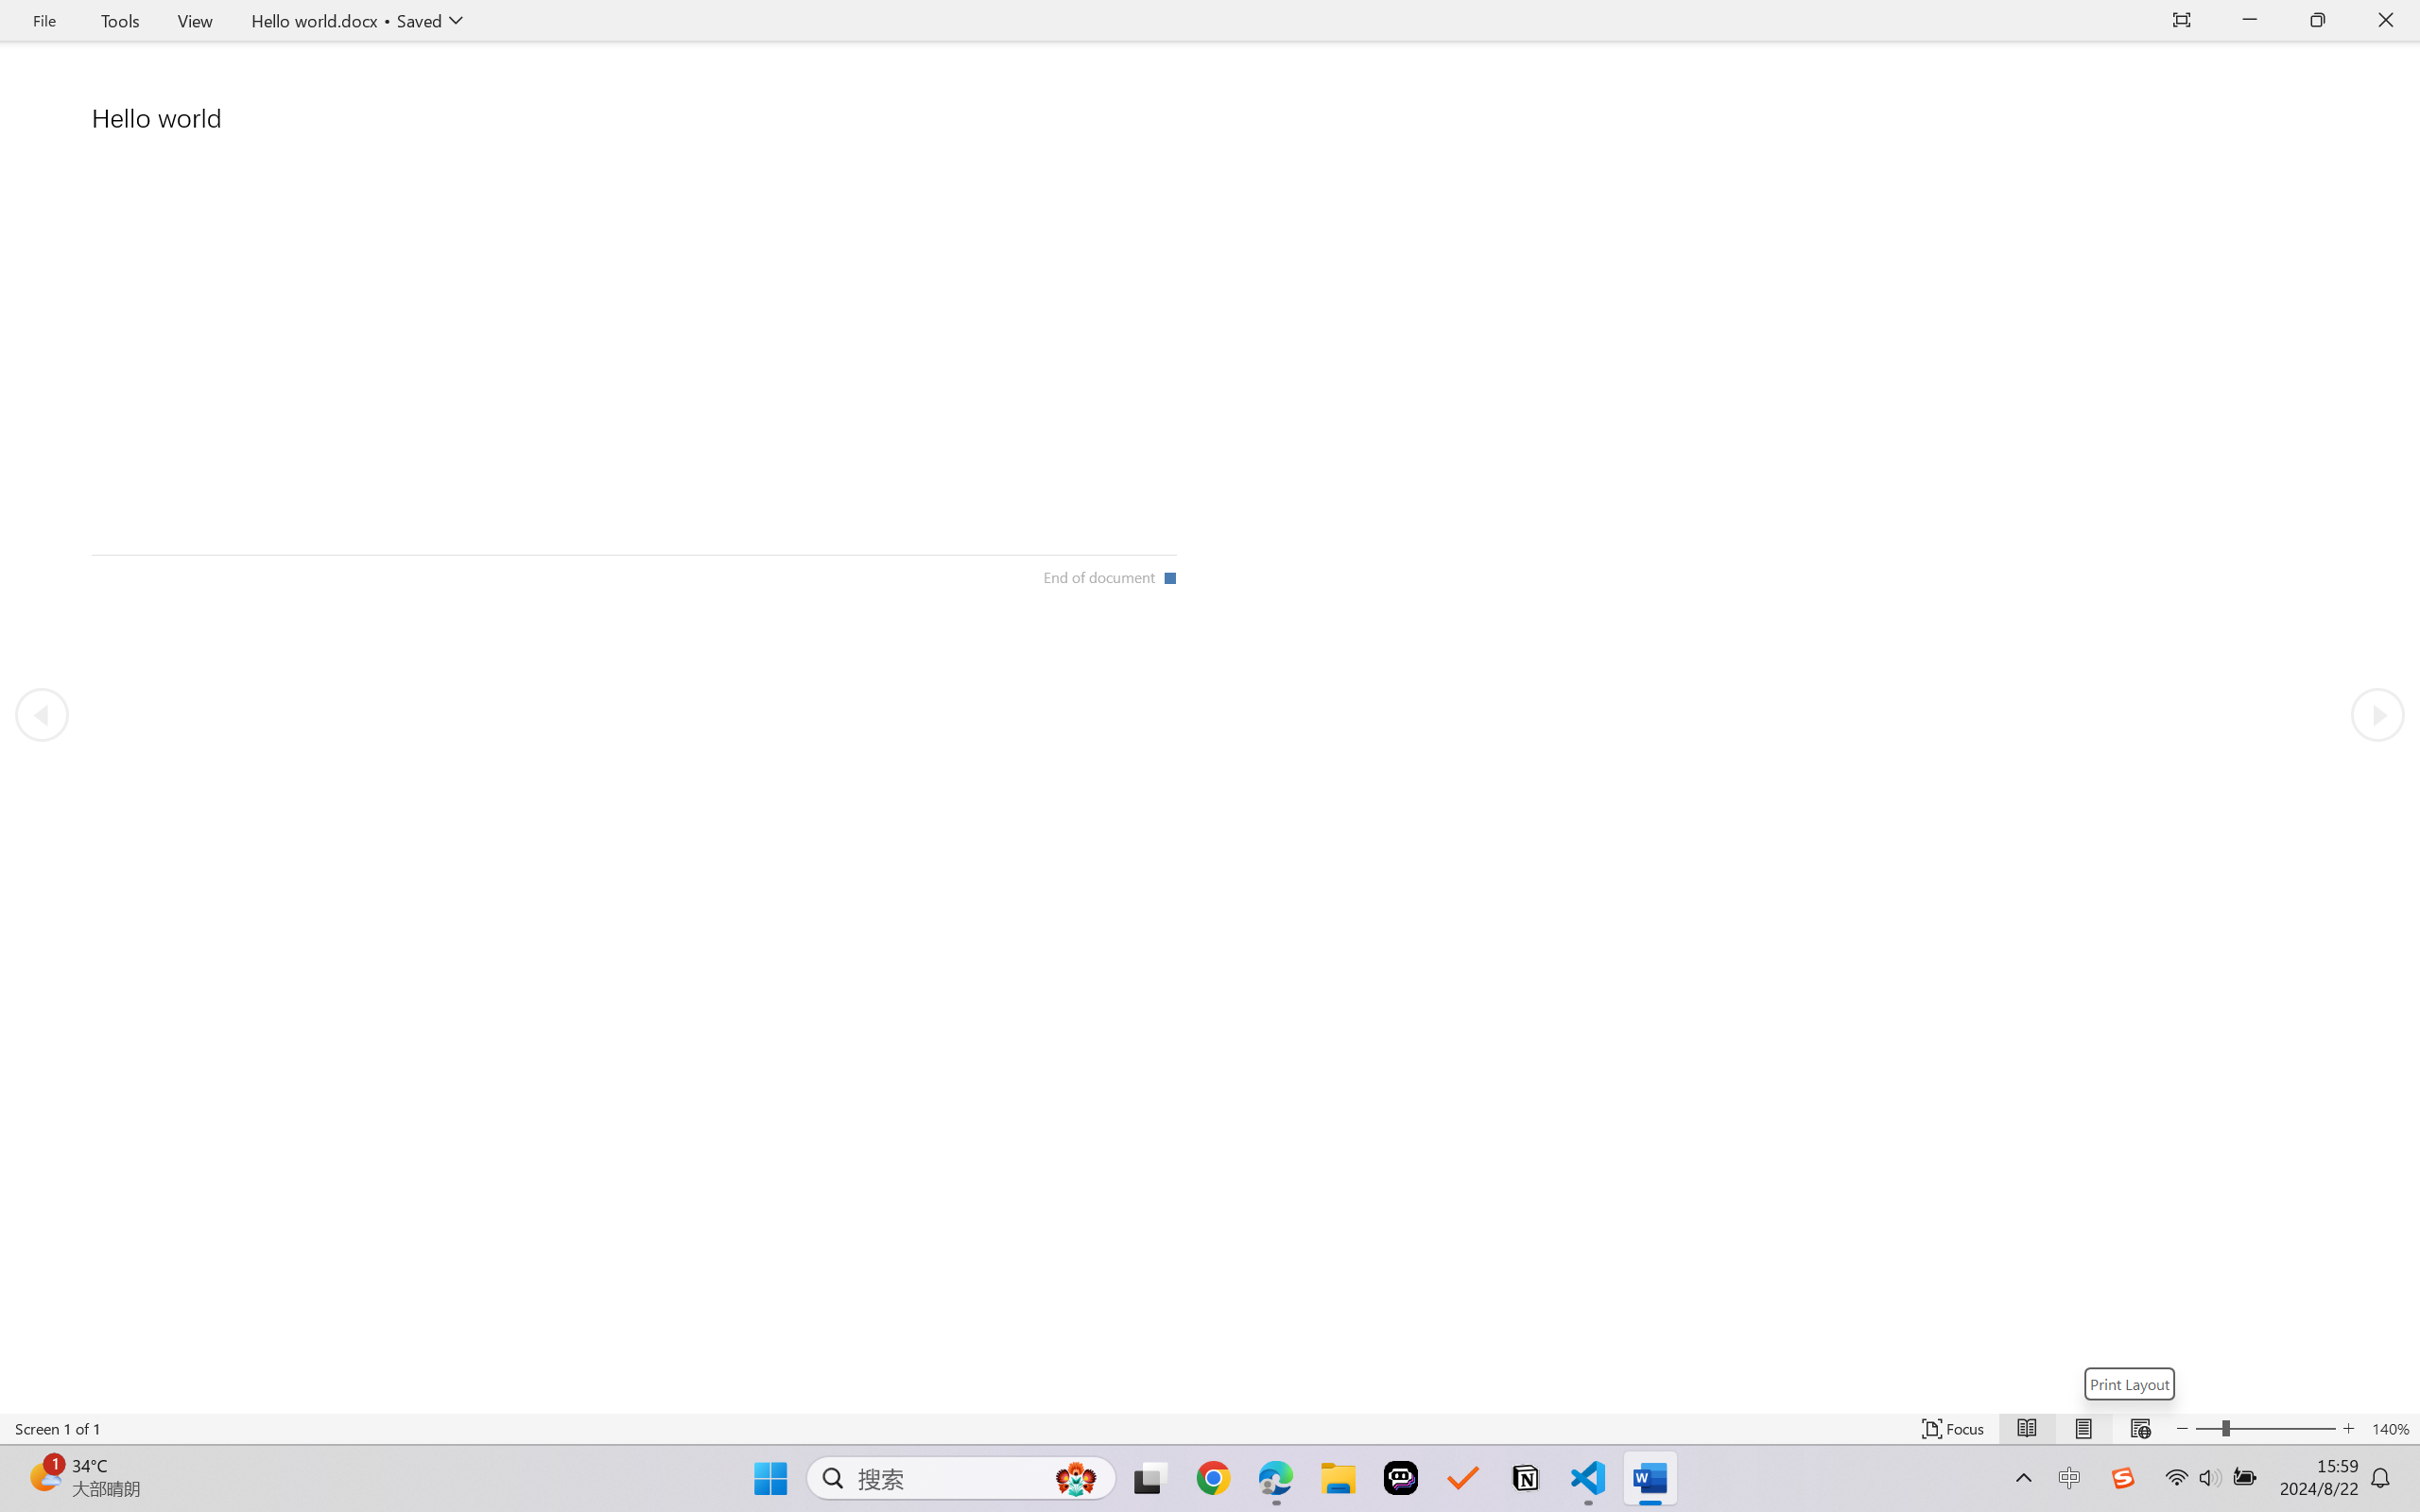  Describe the element at coordinates (1210, 1428) in the screenshot. I see `'Class: MsoCommandBar'` at that location.